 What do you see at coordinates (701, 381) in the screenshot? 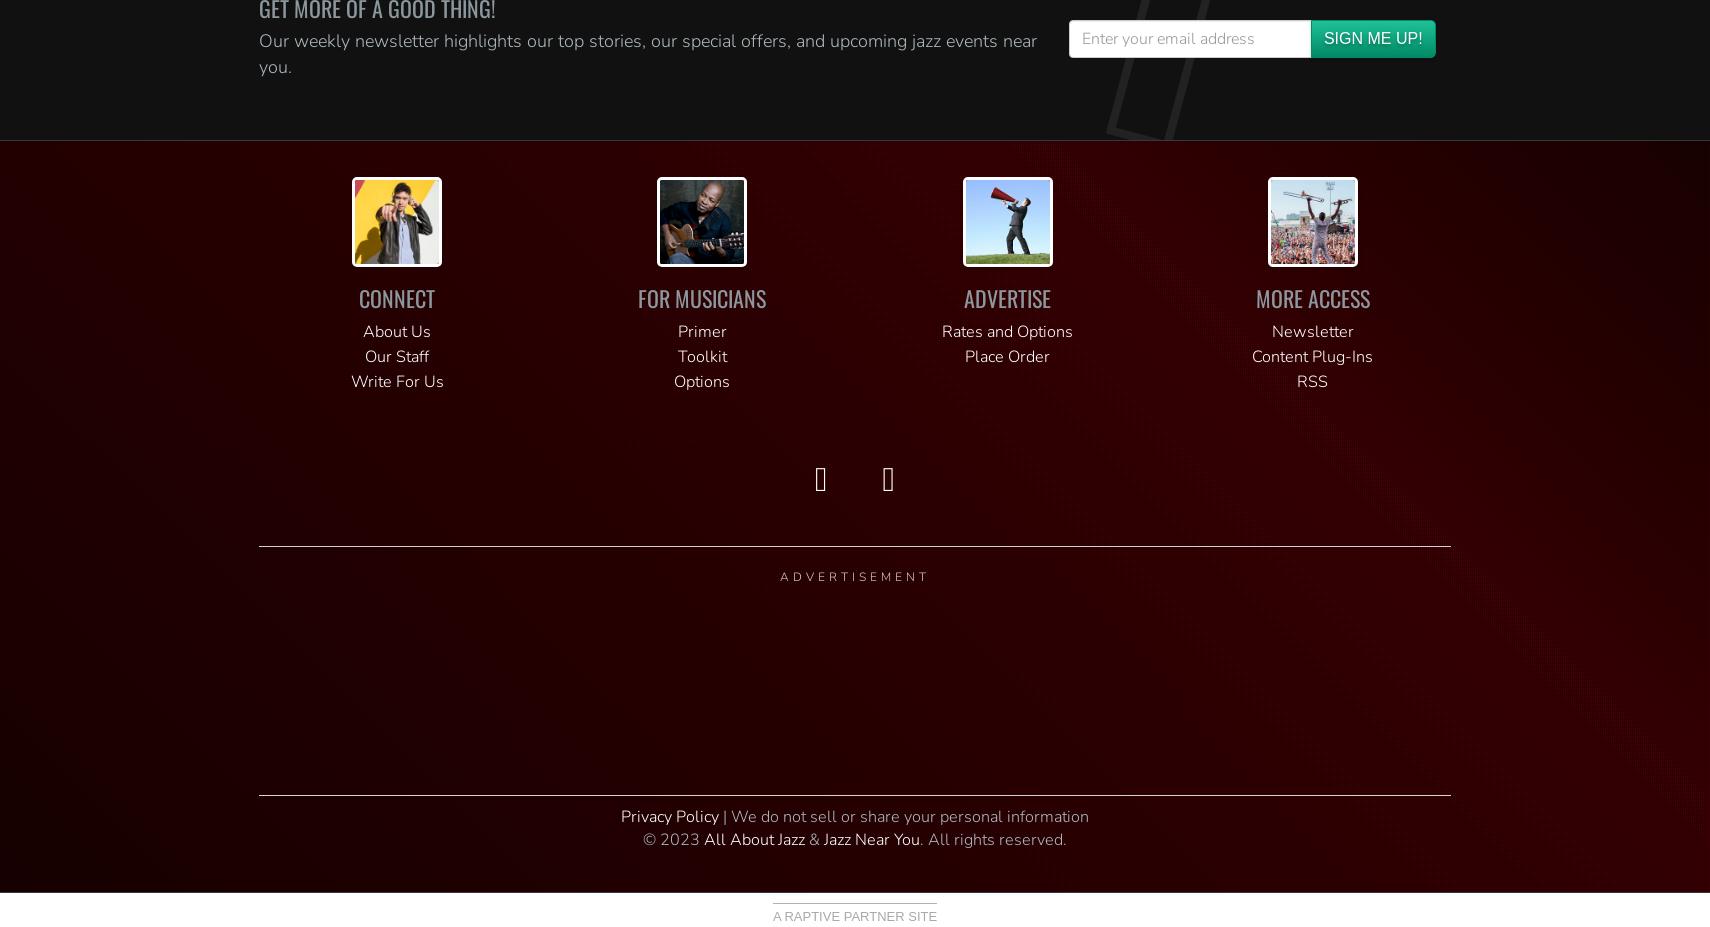
I see `'Options'` at bounding box center [701, 381].